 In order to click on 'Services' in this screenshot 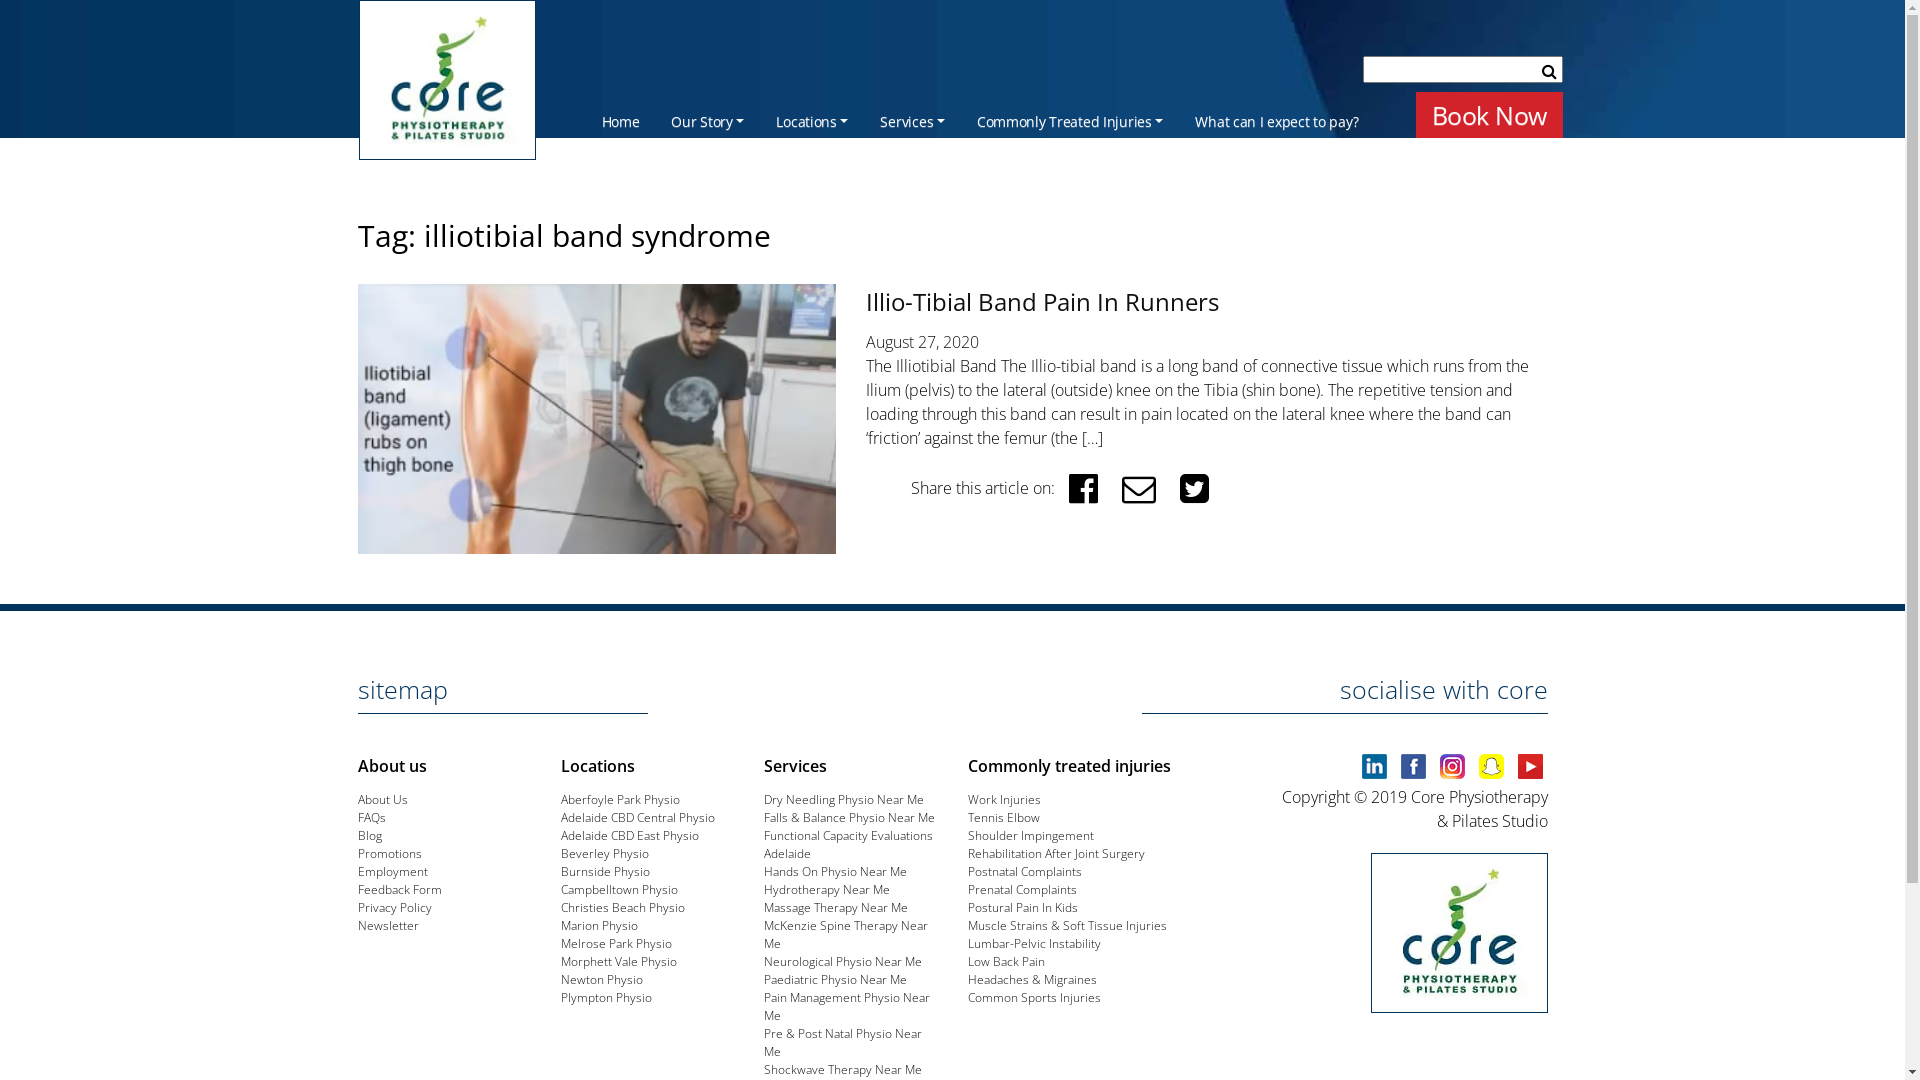, I will do `click(911, 120)`.